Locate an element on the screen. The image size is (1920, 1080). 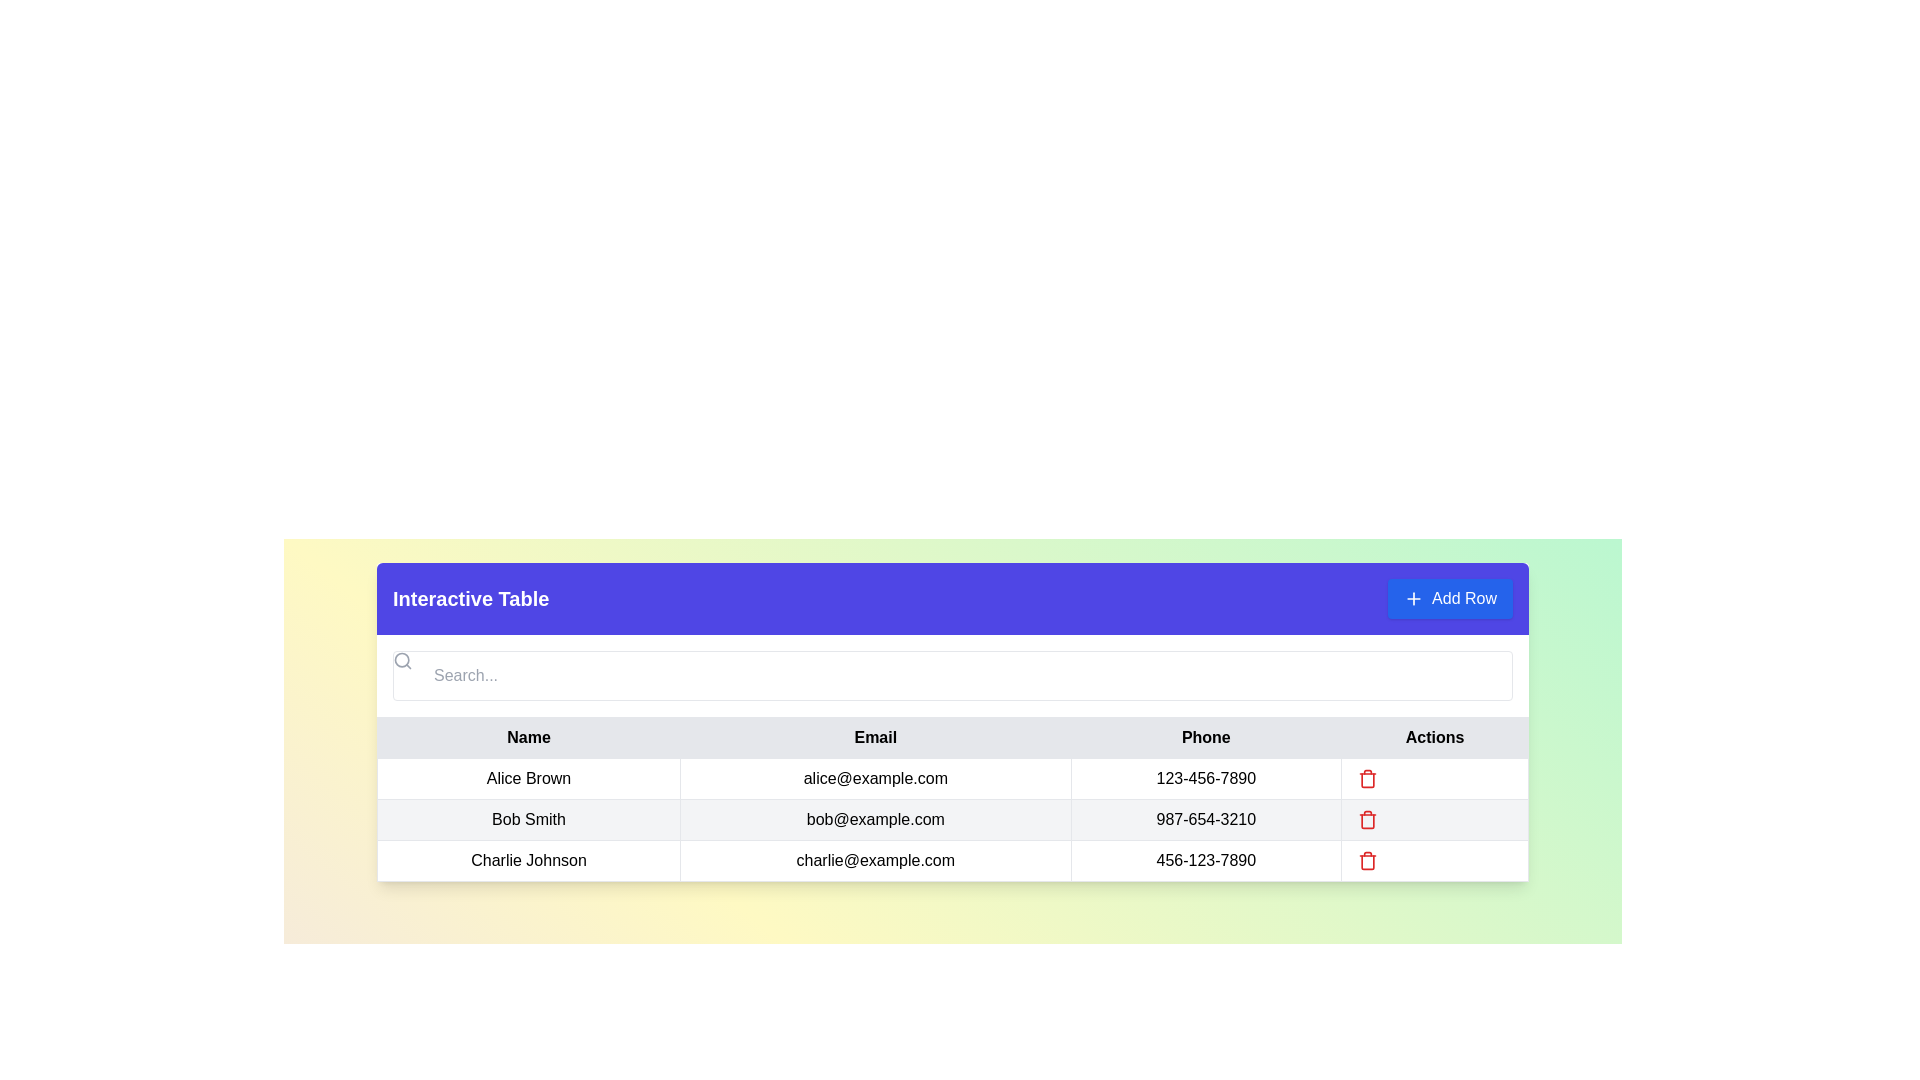
the trash bin icon in the 'Actions' column of the table is located at coordinates (1367, 821).